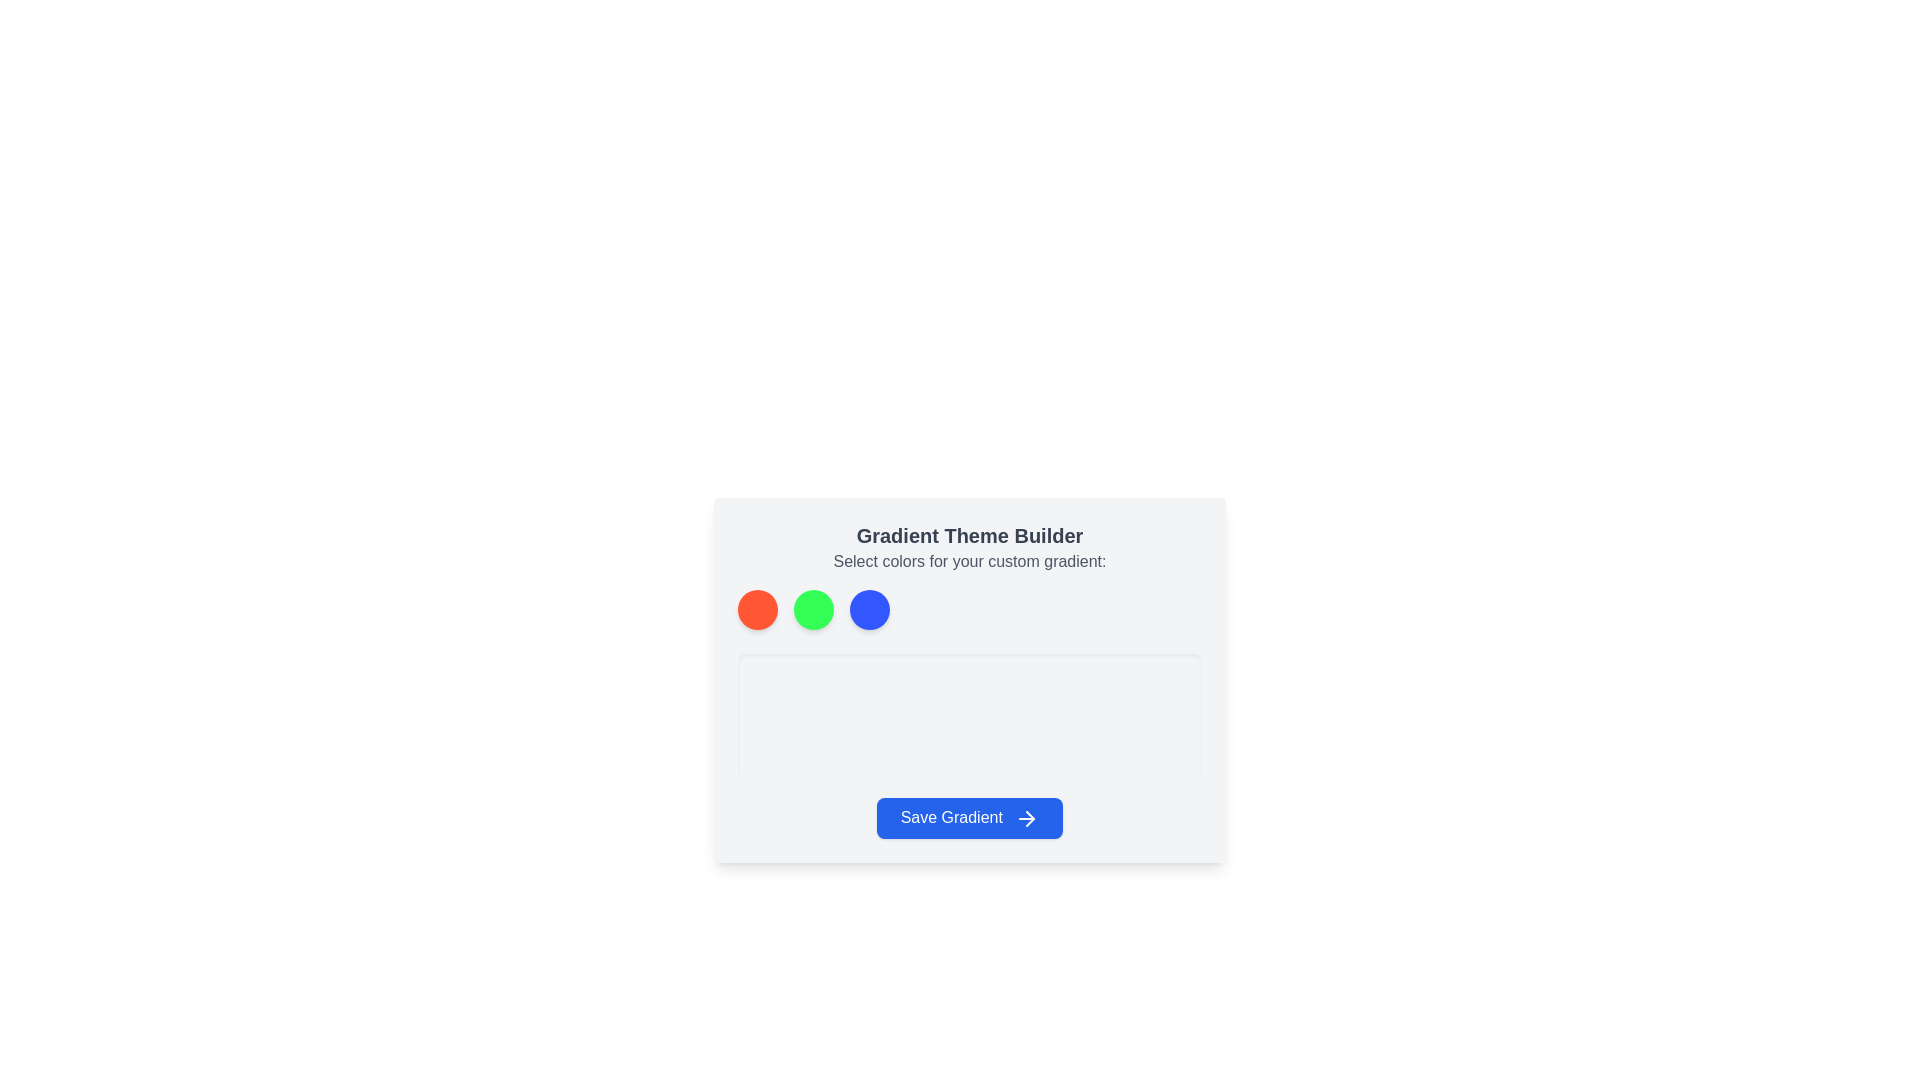  I want to click on the icon located at the far right of the 'Save Gradient' button to emphasize its functionality for saving the gradient, so click(1027, 818).